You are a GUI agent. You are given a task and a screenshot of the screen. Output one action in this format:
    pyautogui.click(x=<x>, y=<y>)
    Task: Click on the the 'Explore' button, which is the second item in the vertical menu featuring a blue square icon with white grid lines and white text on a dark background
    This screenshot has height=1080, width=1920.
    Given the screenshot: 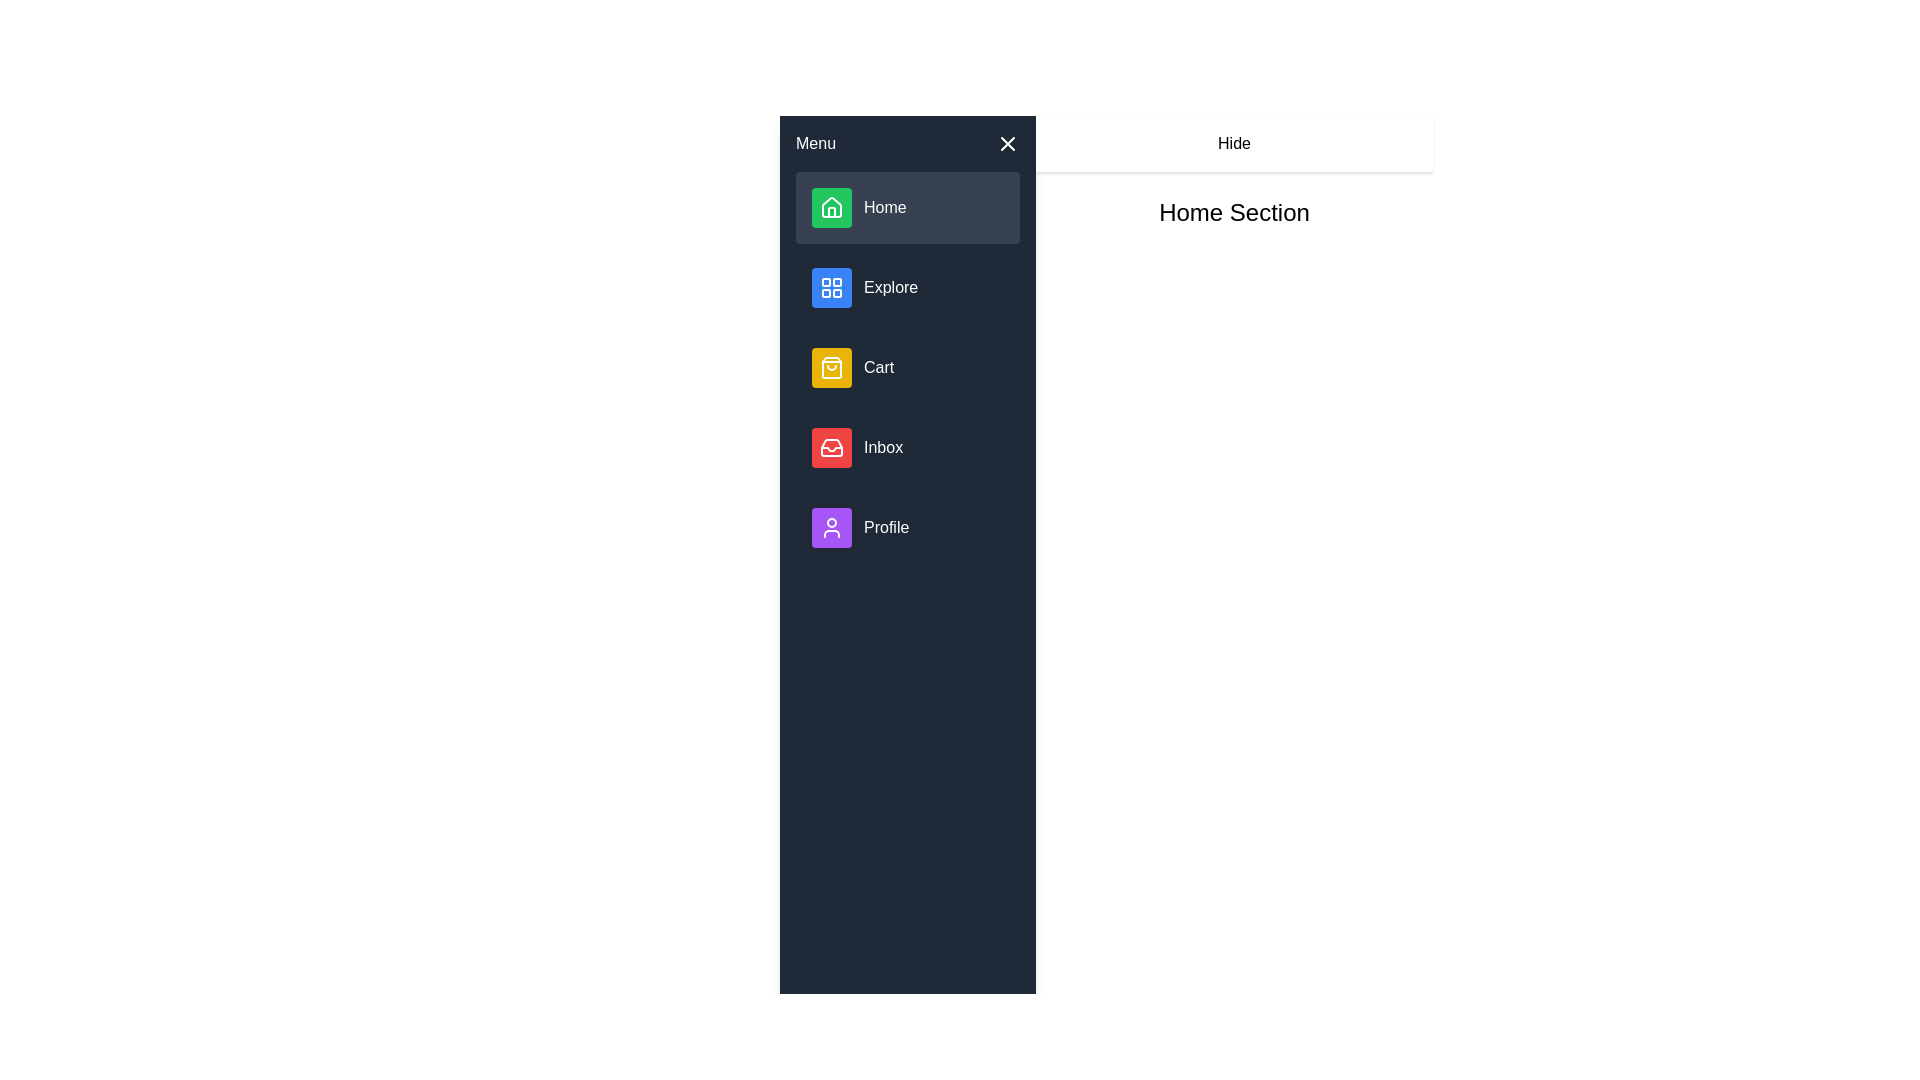 What is the action you would take?
    pyautogui.click(x=906, y=288)
    